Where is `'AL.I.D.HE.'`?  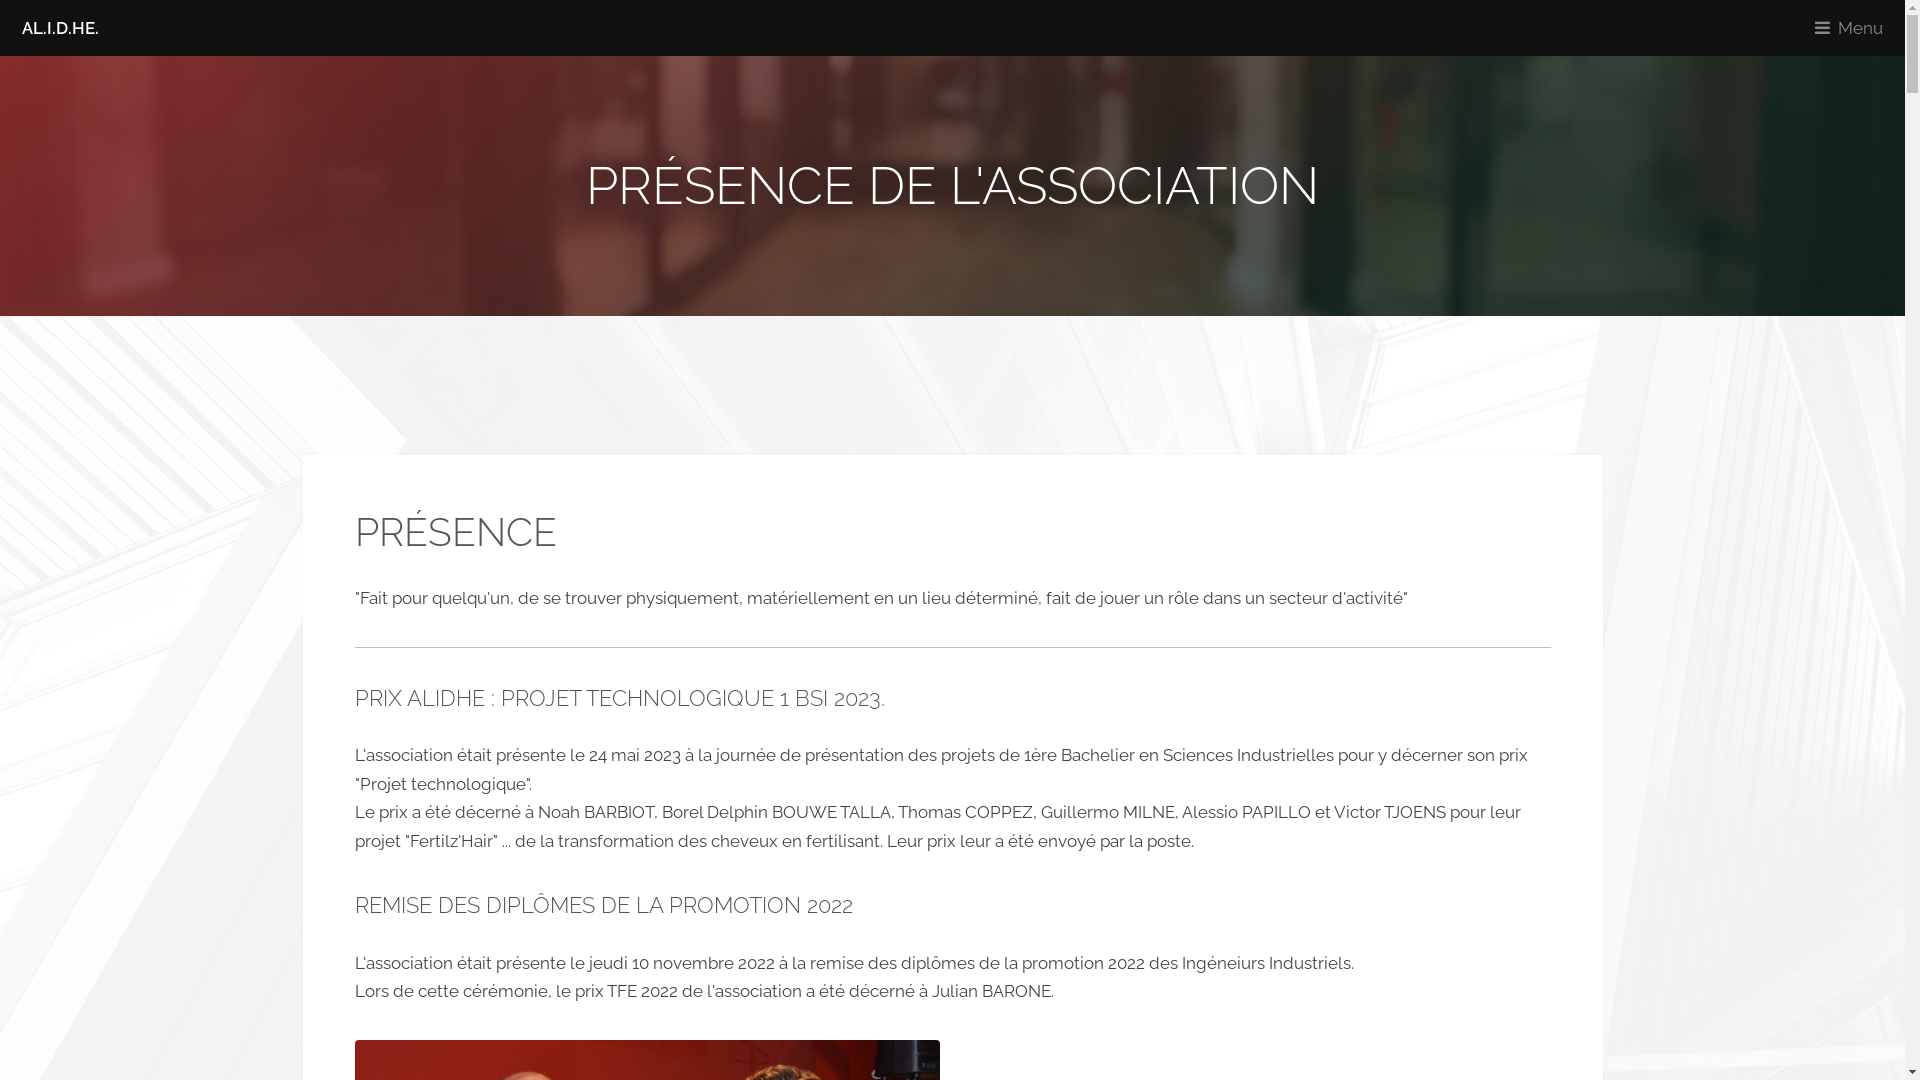 'AL.I.D.HE.' is located at coordinates (59, 27).